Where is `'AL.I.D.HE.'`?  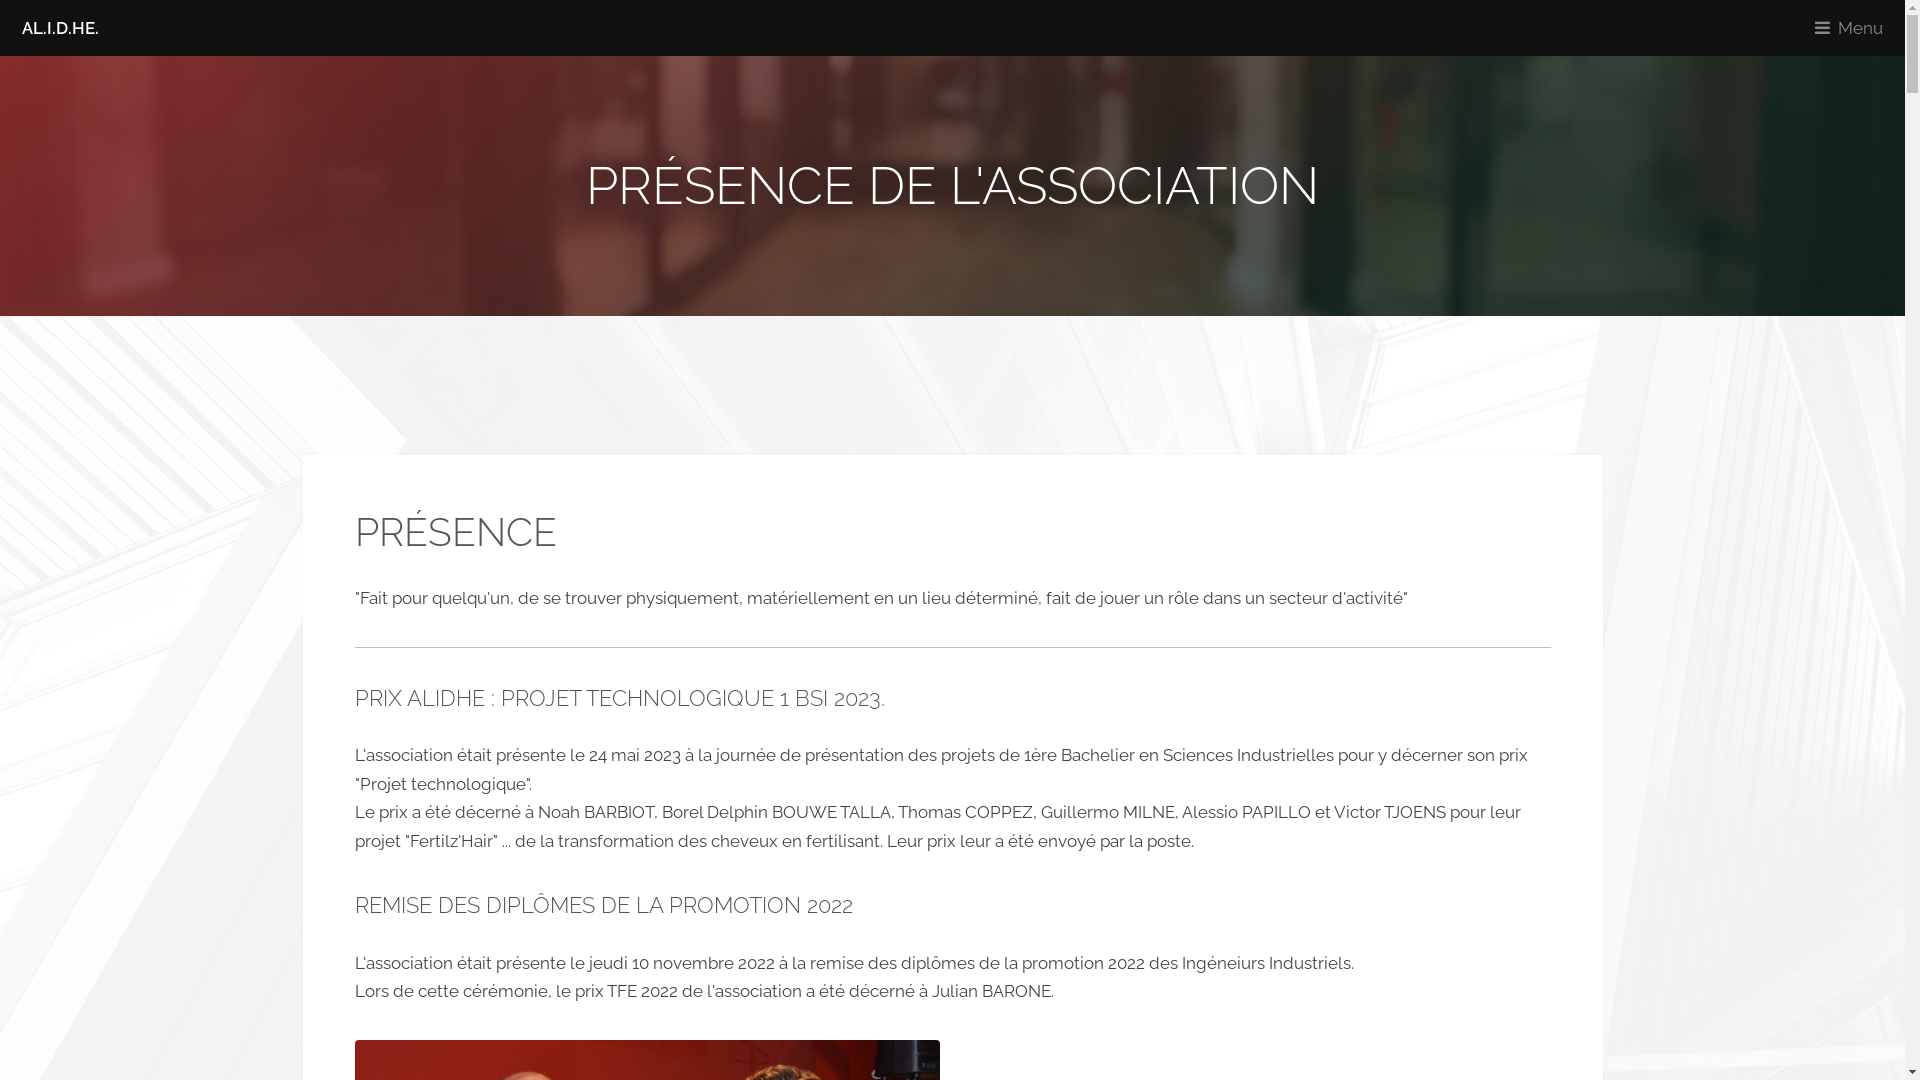 'AL.I.D.HE.' is located at coordinates (59, 27).